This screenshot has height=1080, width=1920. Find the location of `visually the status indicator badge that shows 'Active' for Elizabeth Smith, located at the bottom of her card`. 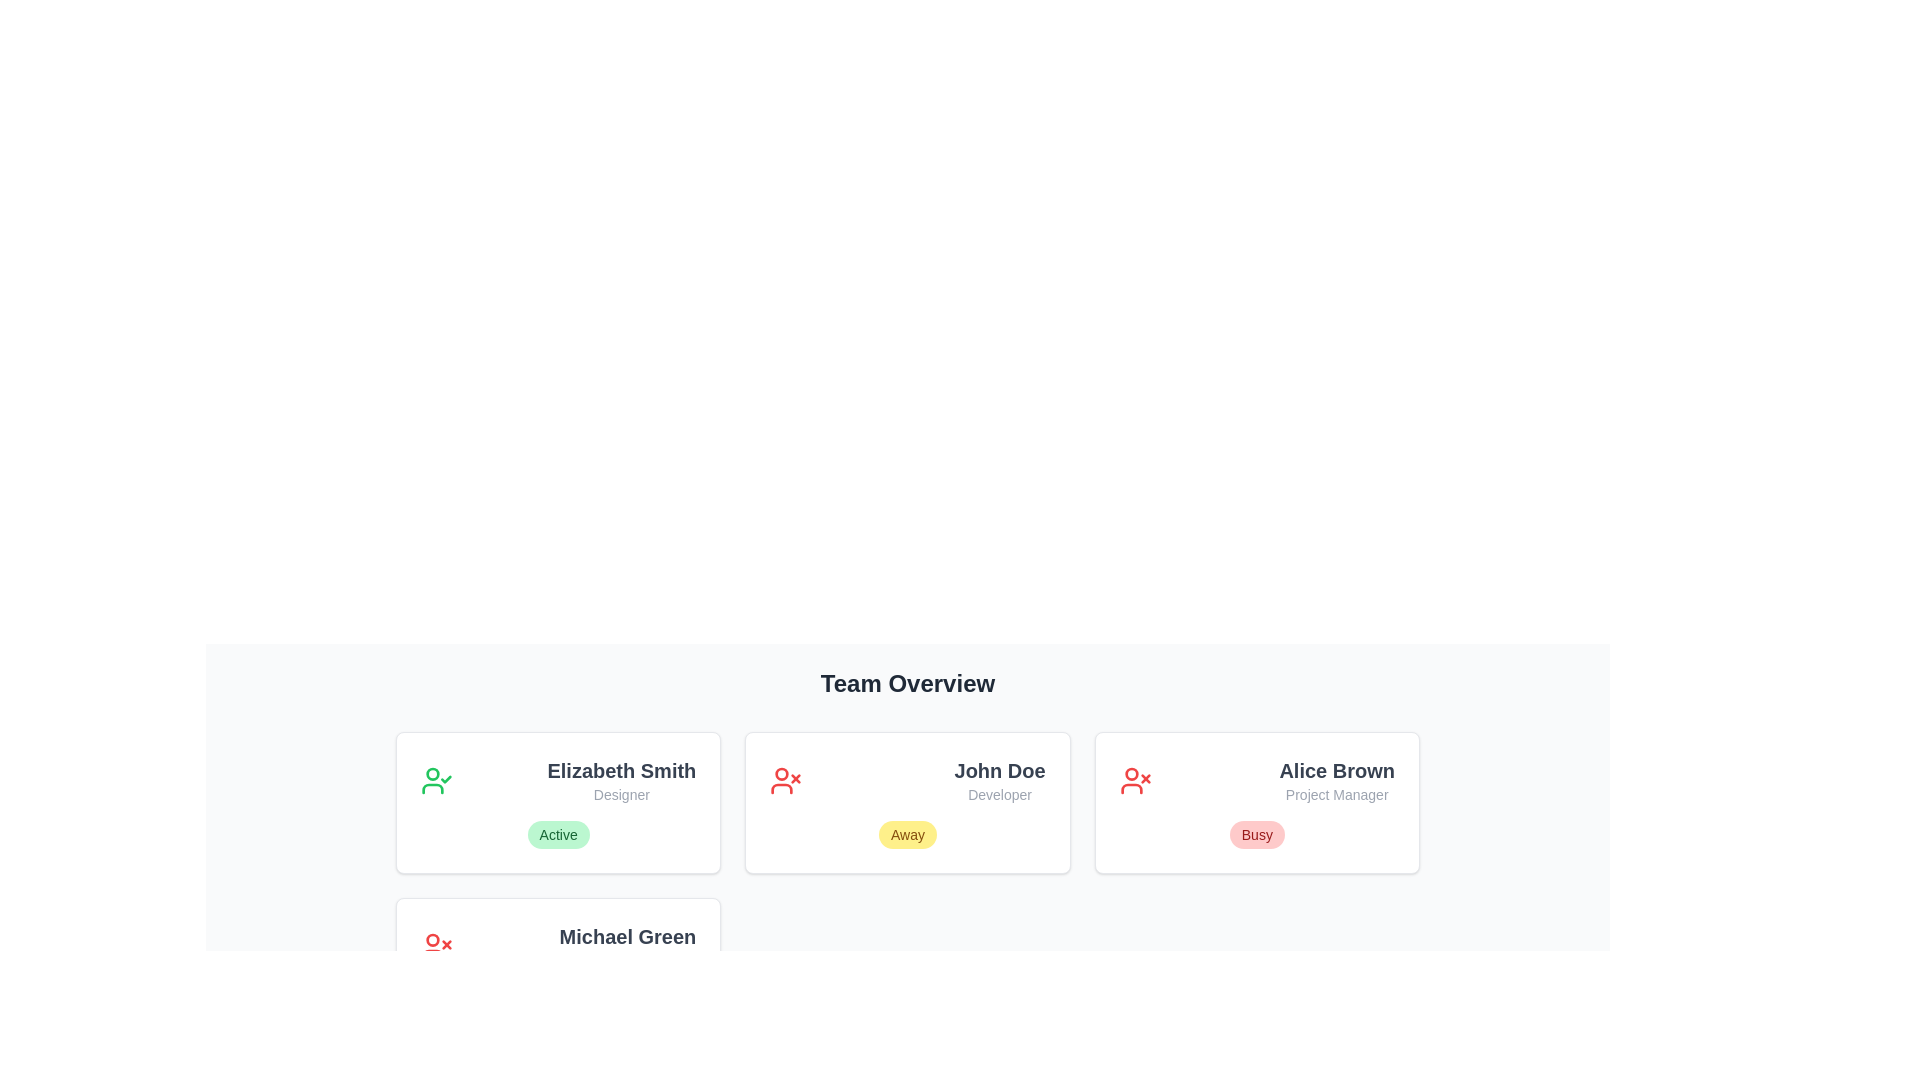

visually the status indicator badge that shows 'Active' for Elizabeth Smith, located at the bottom of her card is located at coordinates (558, 834).